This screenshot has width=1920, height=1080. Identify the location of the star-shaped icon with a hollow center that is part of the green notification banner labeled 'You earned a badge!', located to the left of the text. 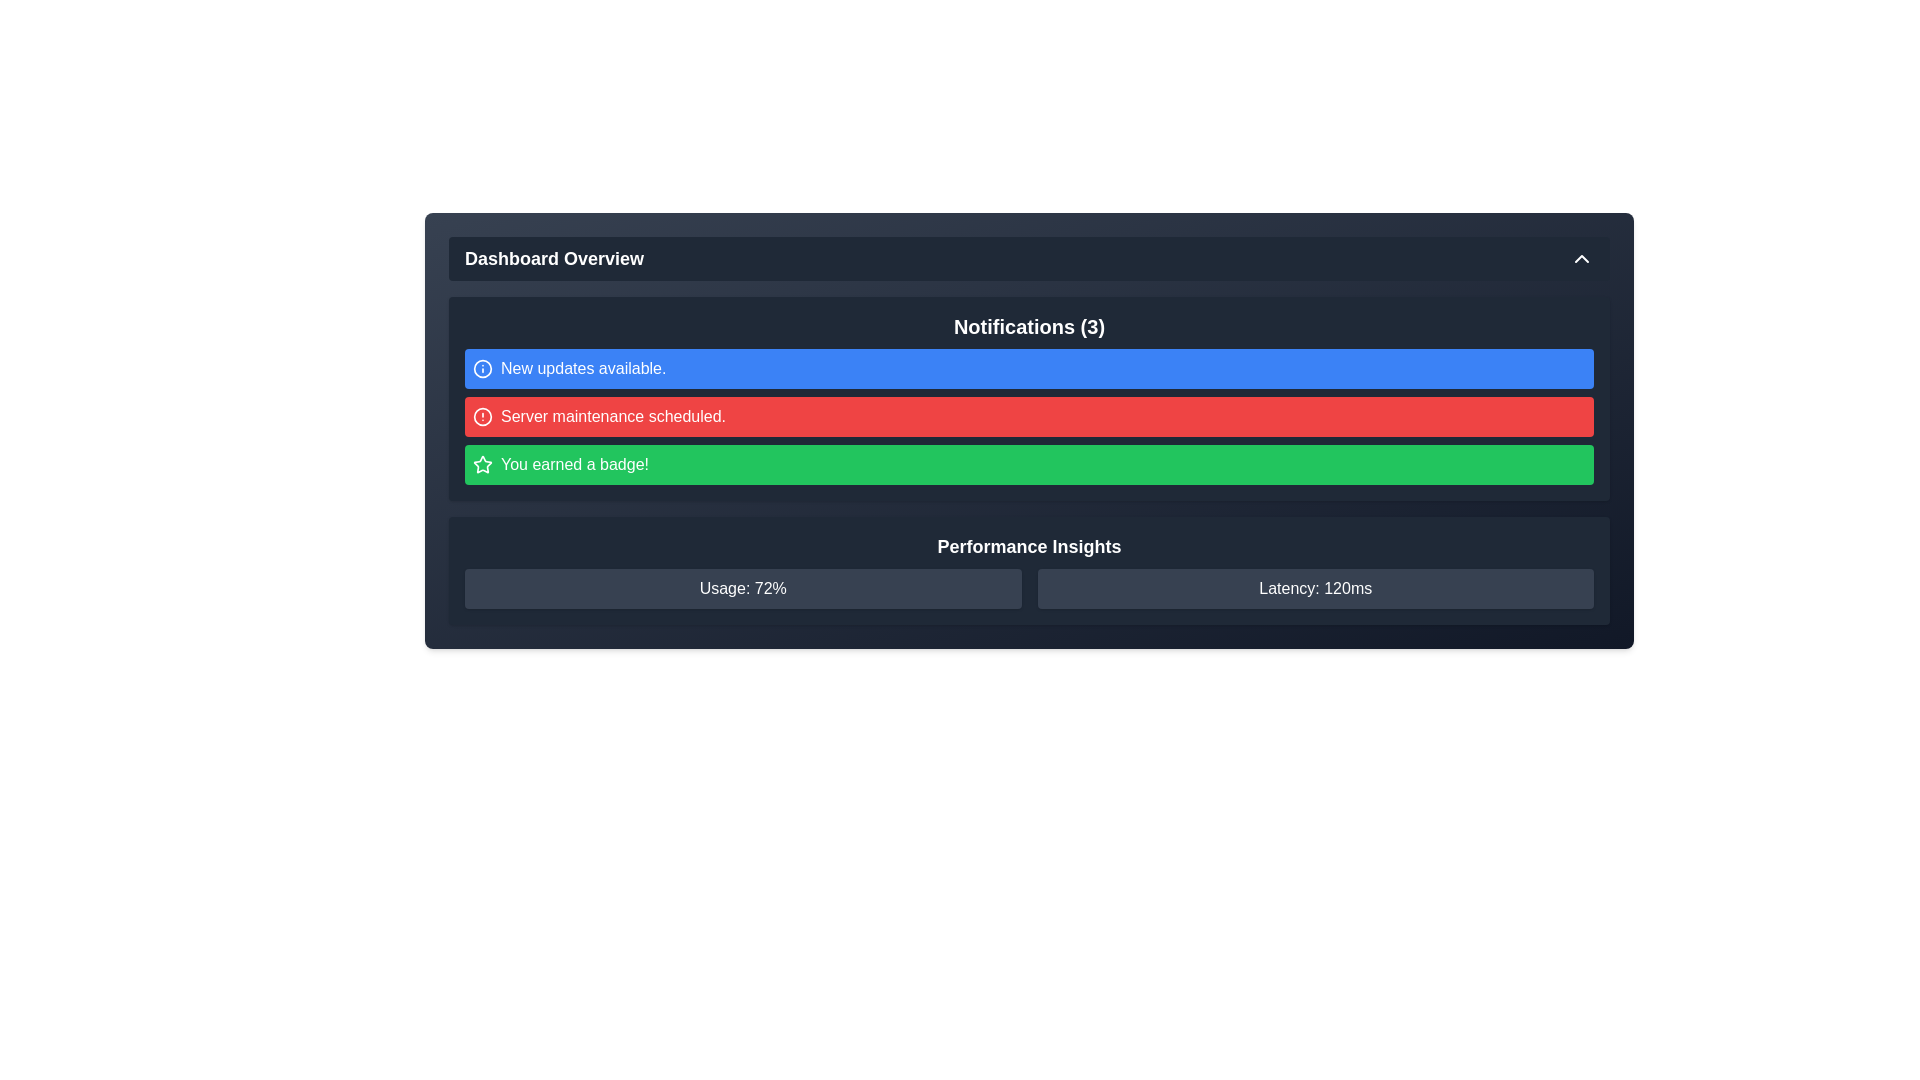
(483, 465).